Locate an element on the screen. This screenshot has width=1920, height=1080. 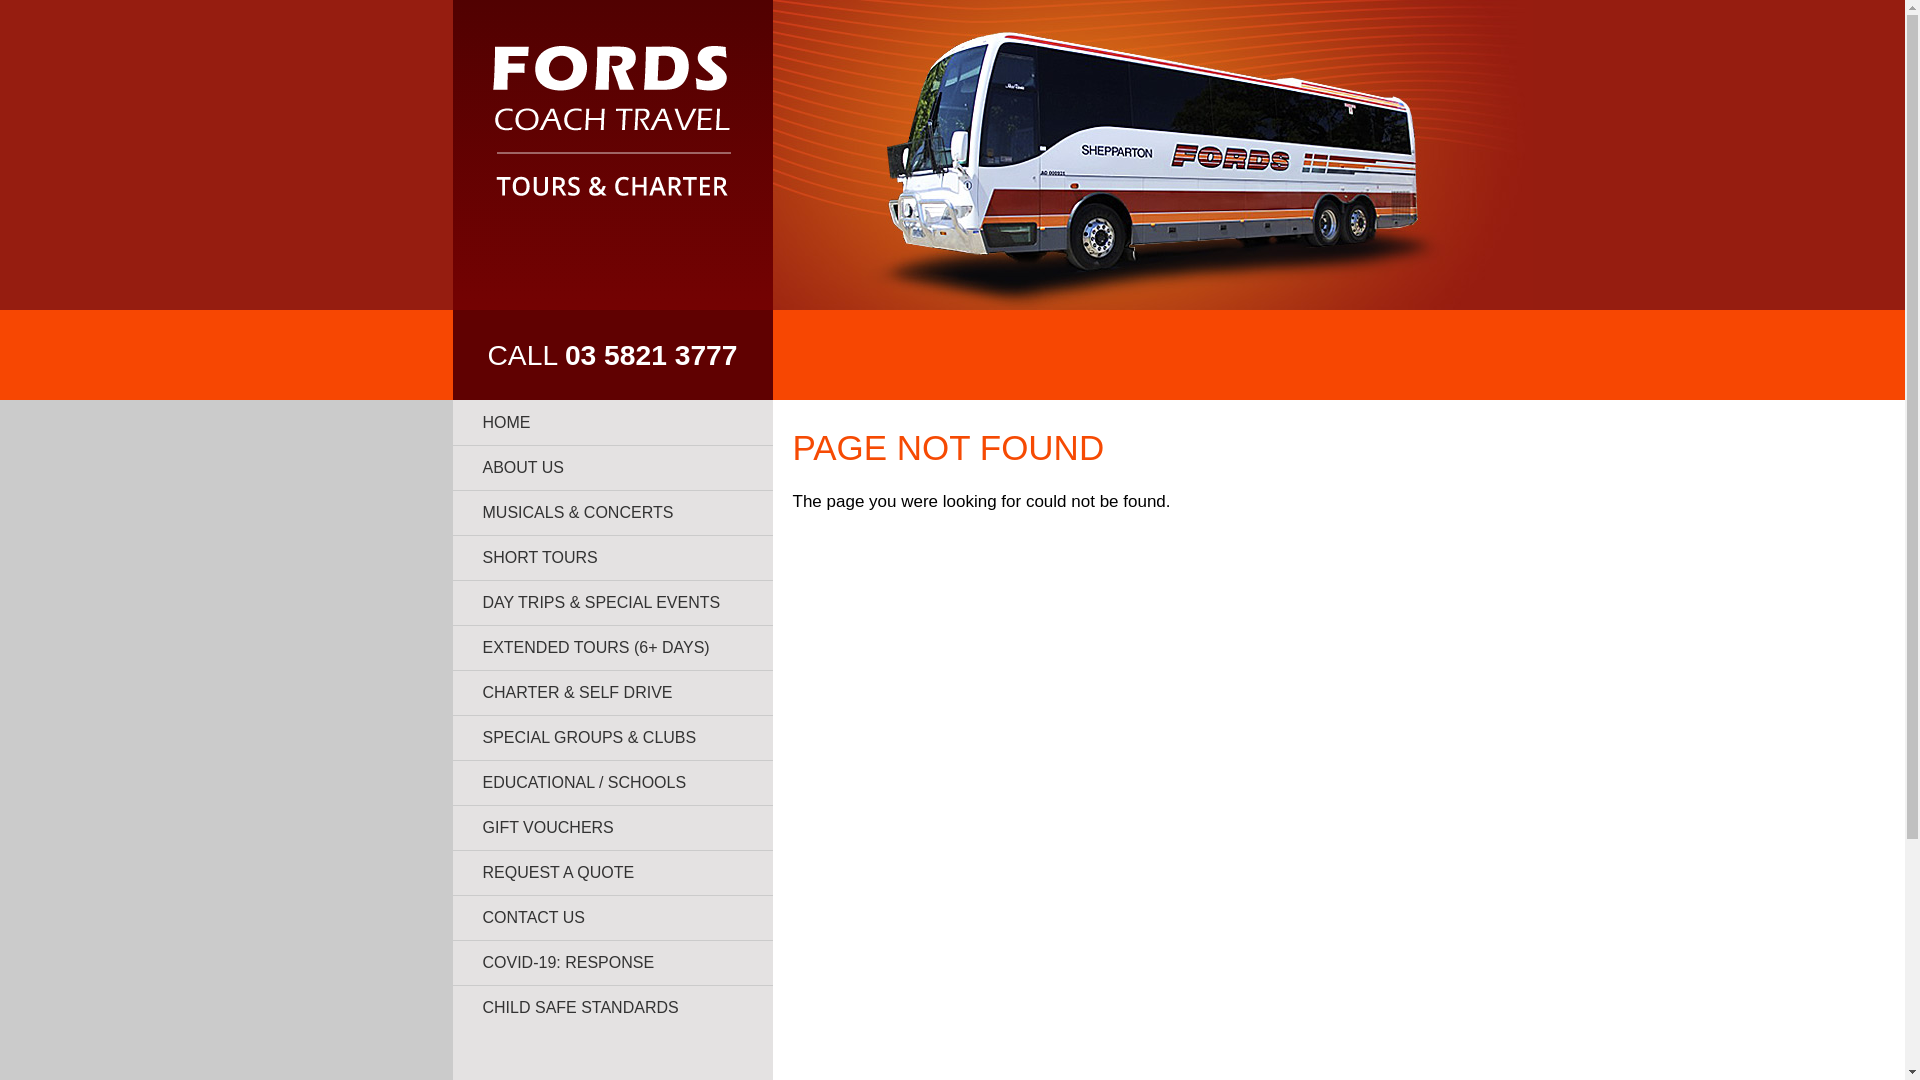
'REQUEST A QUOTE' is located at coordinates (610, 871).